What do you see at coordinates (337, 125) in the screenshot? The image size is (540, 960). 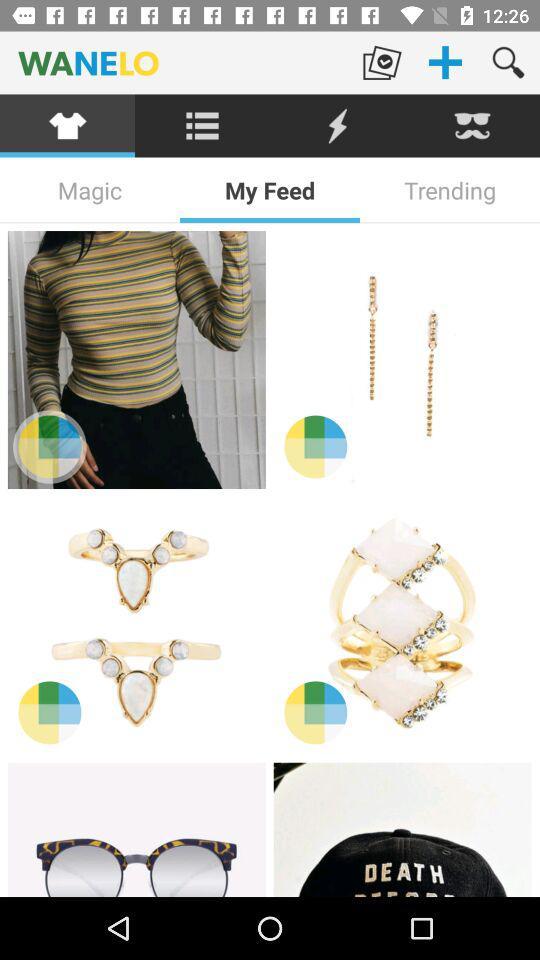 I see `item below the wanelo` at bounding box center [337, 125].